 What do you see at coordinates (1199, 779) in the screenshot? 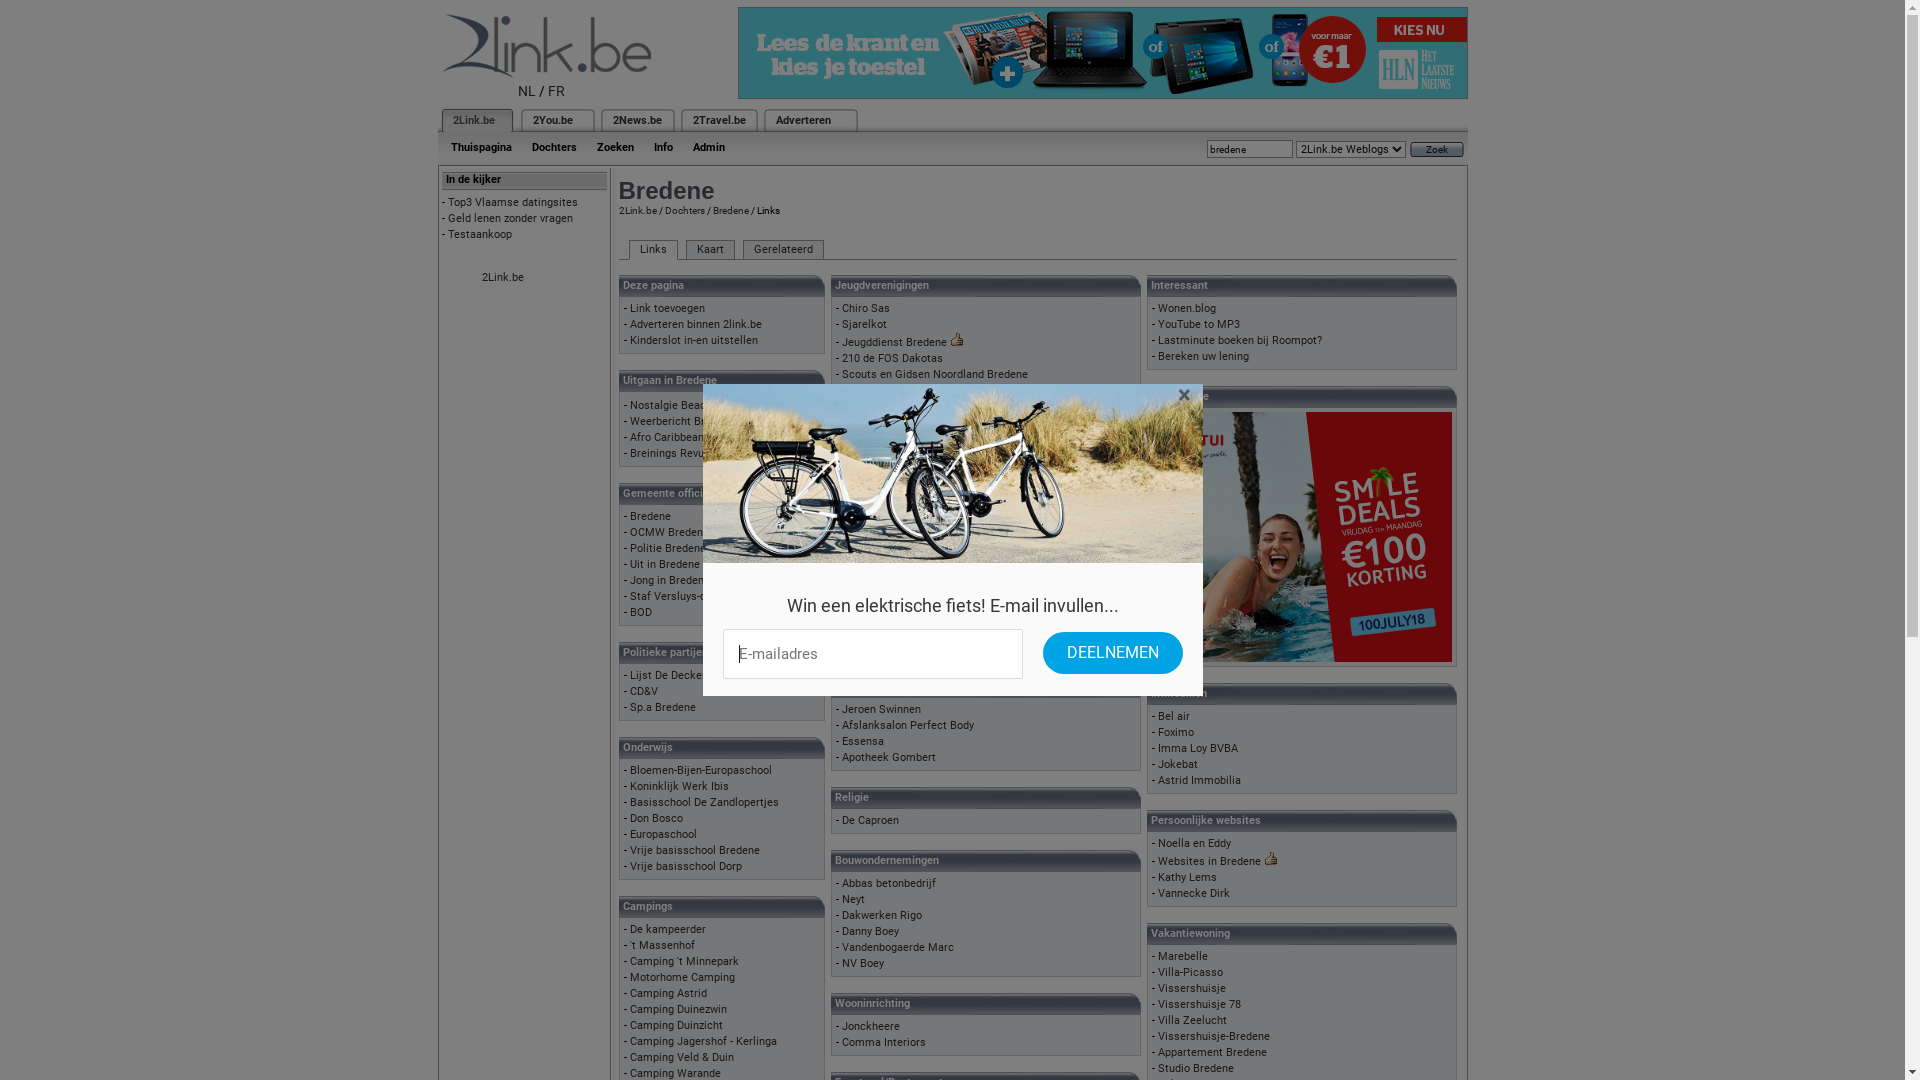
I see `'Astrid Immobilia'` at bounding box center [1199, 779].